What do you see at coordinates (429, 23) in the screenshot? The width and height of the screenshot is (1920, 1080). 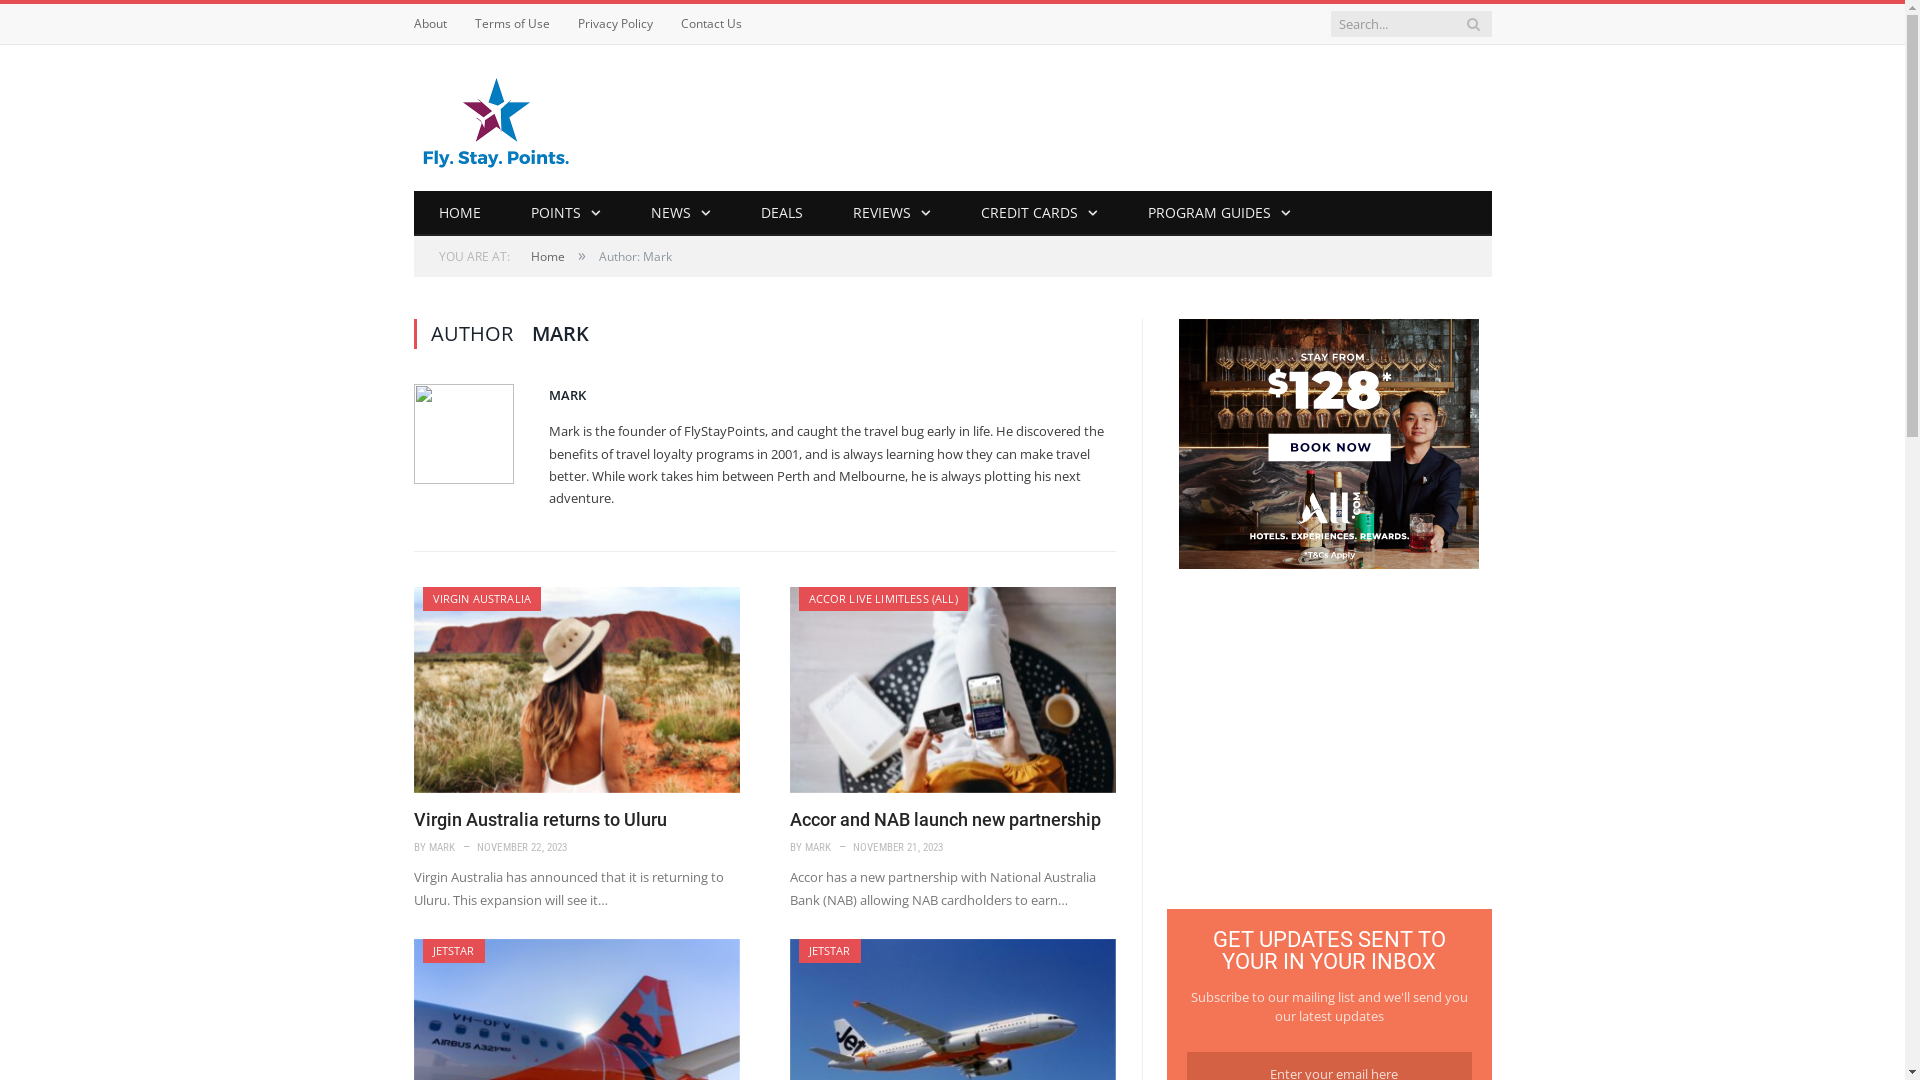 I see `'About'` at bounding box center [429, 23].